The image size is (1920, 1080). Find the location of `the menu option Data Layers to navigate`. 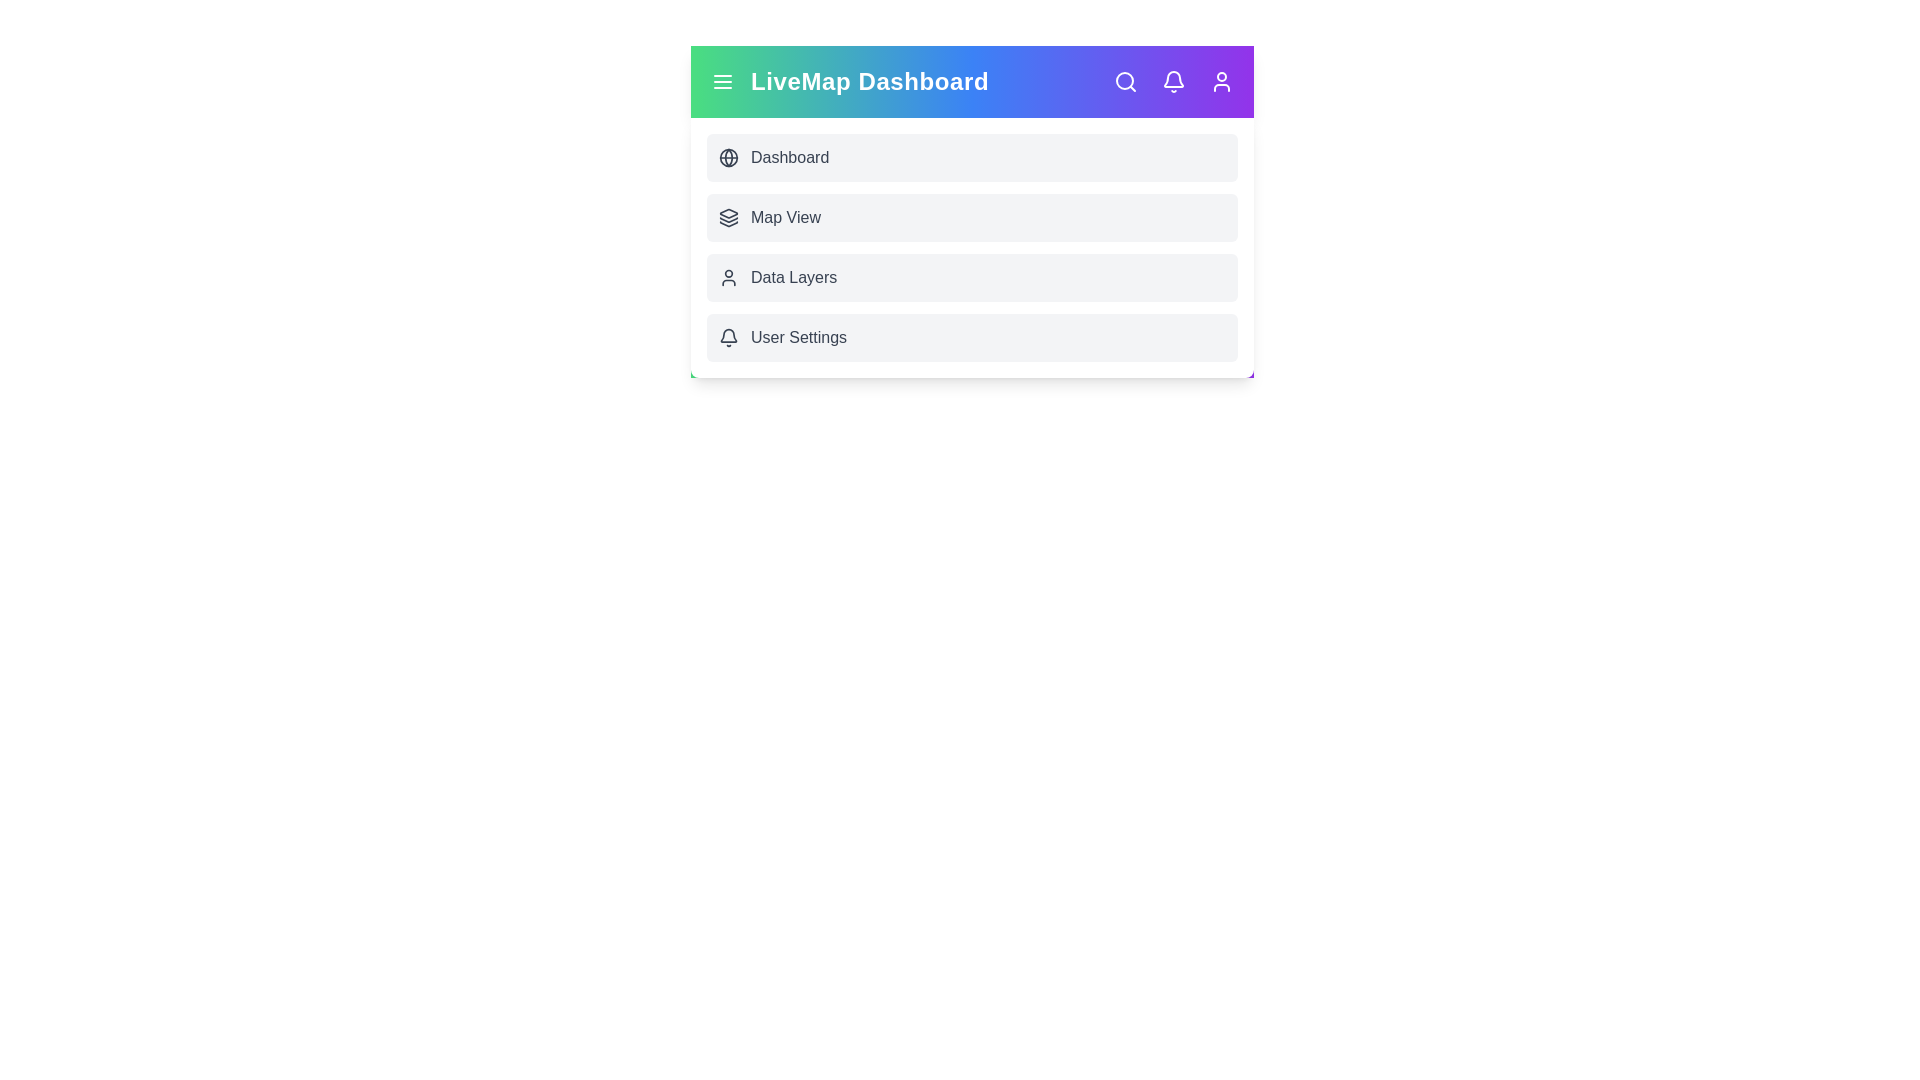

the menu option Data Layers to navigate is located at coordinates (972, 277).